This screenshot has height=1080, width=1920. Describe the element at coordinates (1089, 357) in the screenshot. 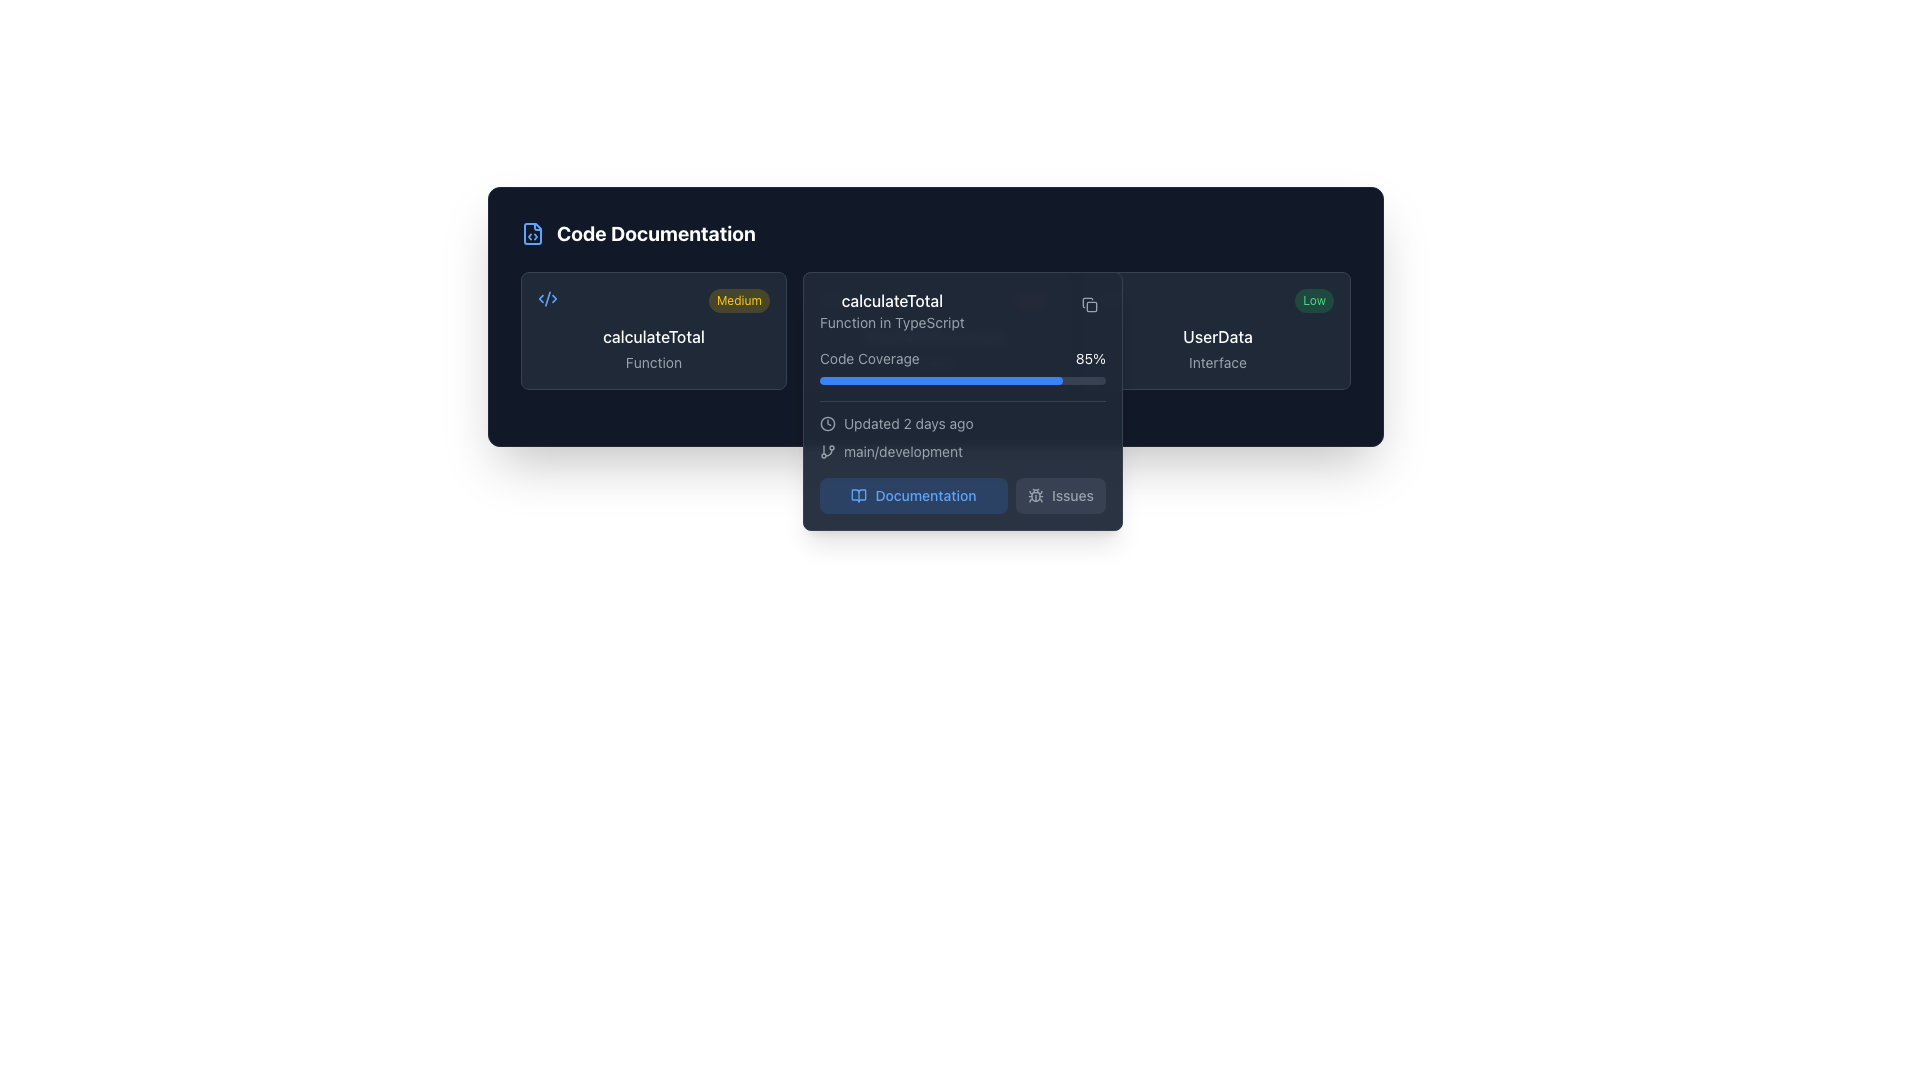

I see `the static text label displaying '85%'` at that location.